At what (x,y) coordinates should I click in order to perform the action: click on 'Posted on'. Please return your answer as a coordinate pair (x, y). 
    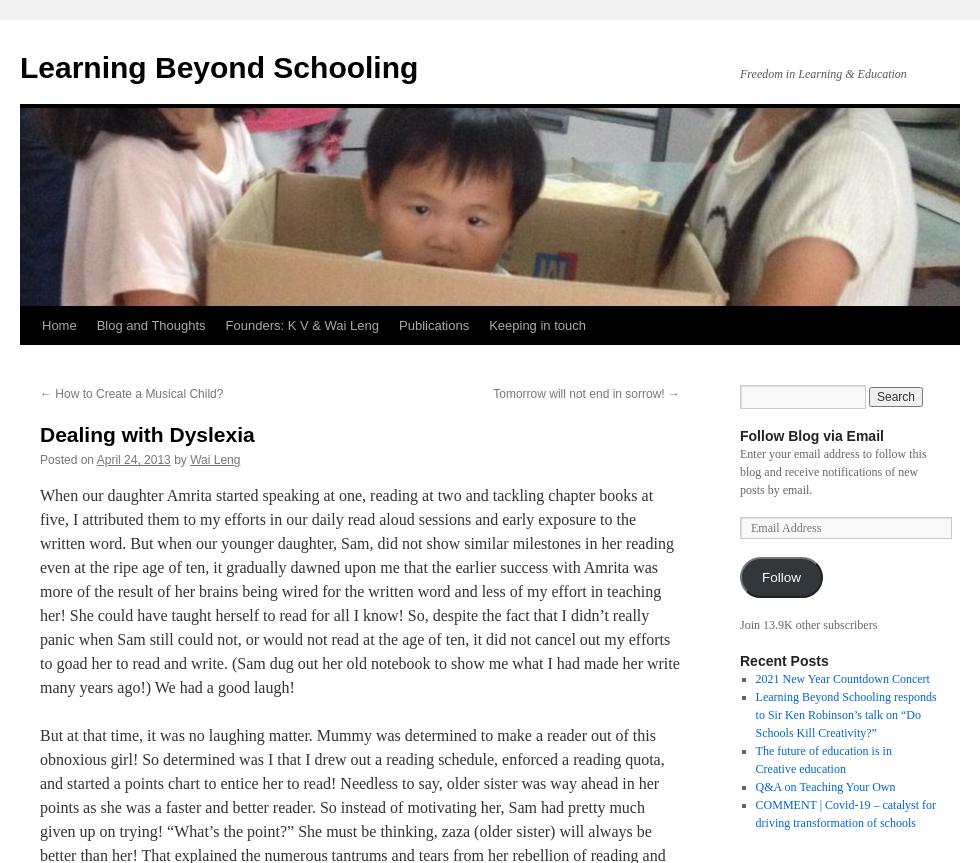
    Looking at the image, I should click on (67, 458).